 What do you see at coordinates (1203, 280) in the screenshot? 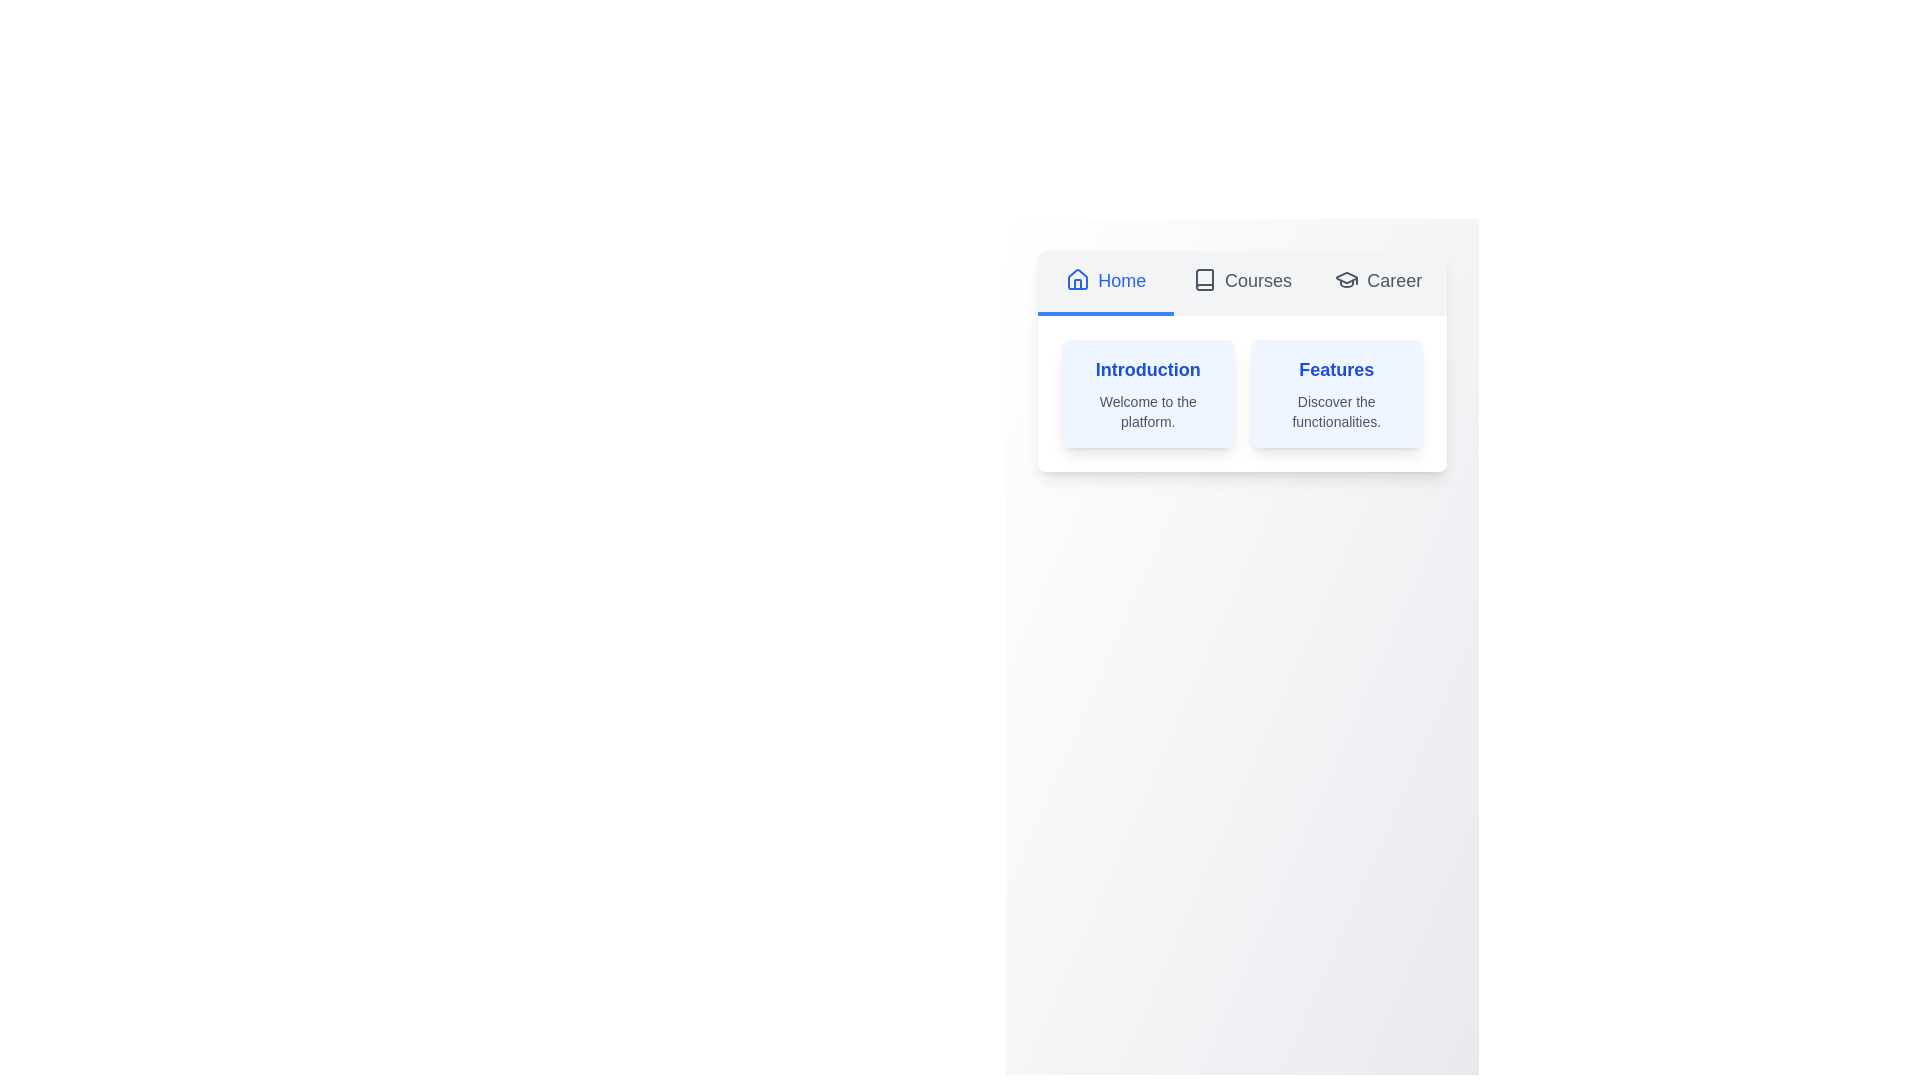
I see `the 'Courses' icon in the navigation bar for keyboard navigation` at bounding box center [1203, 280].